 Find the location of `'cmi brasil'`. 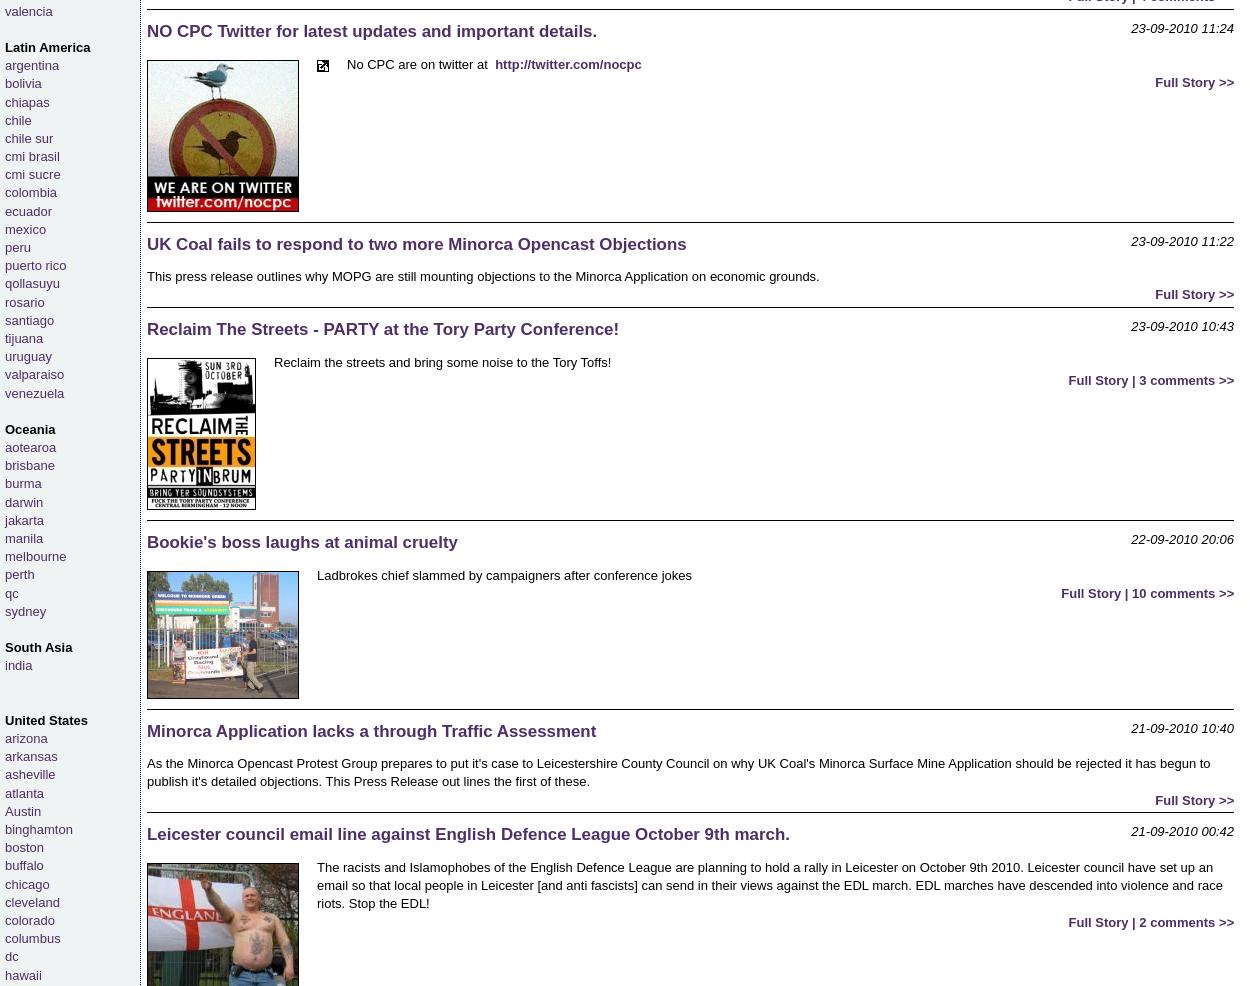

'cmi brasil' is located at coordinates (5, 156).